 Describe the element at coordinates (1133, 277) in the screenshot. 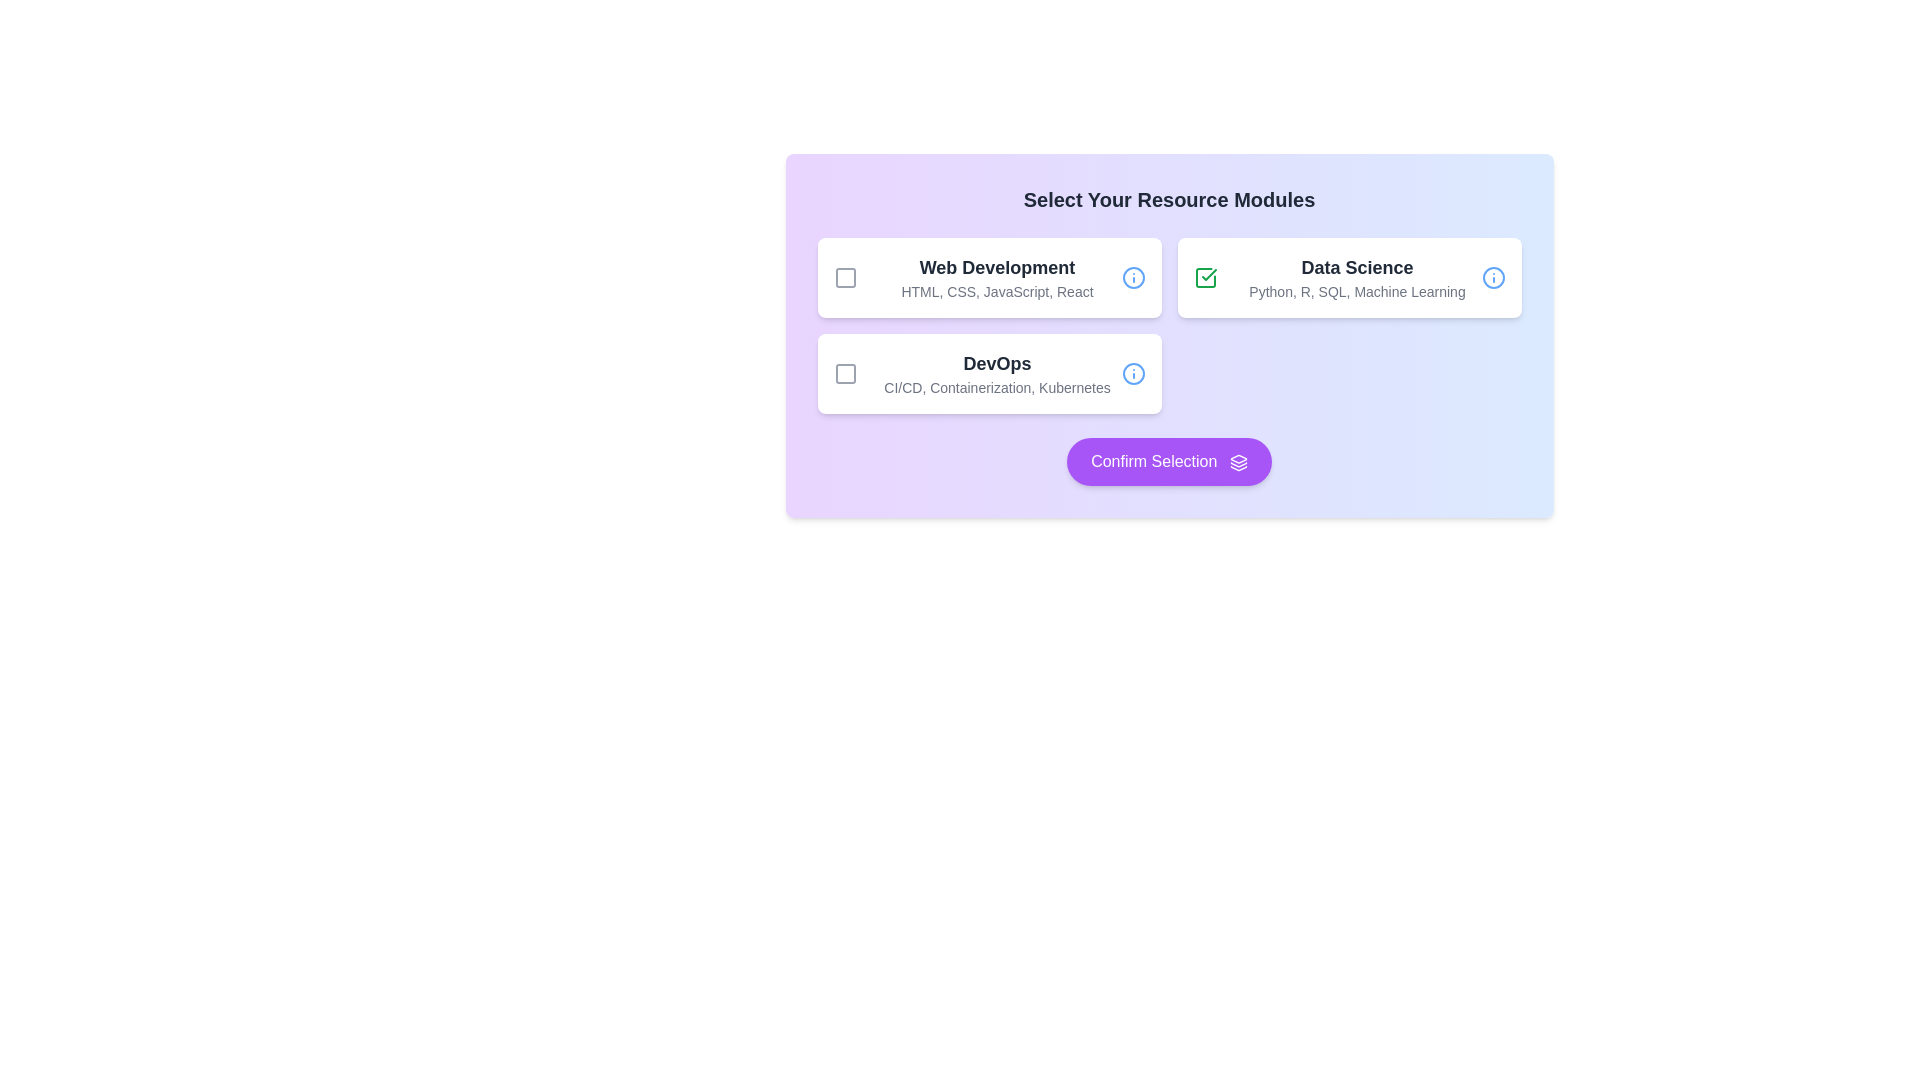

I see `the informational icon located in the top-left card labeled 'Web Development', situated to the far right next to the text 'HTML, CSS, JavaScript, React'` at that location.